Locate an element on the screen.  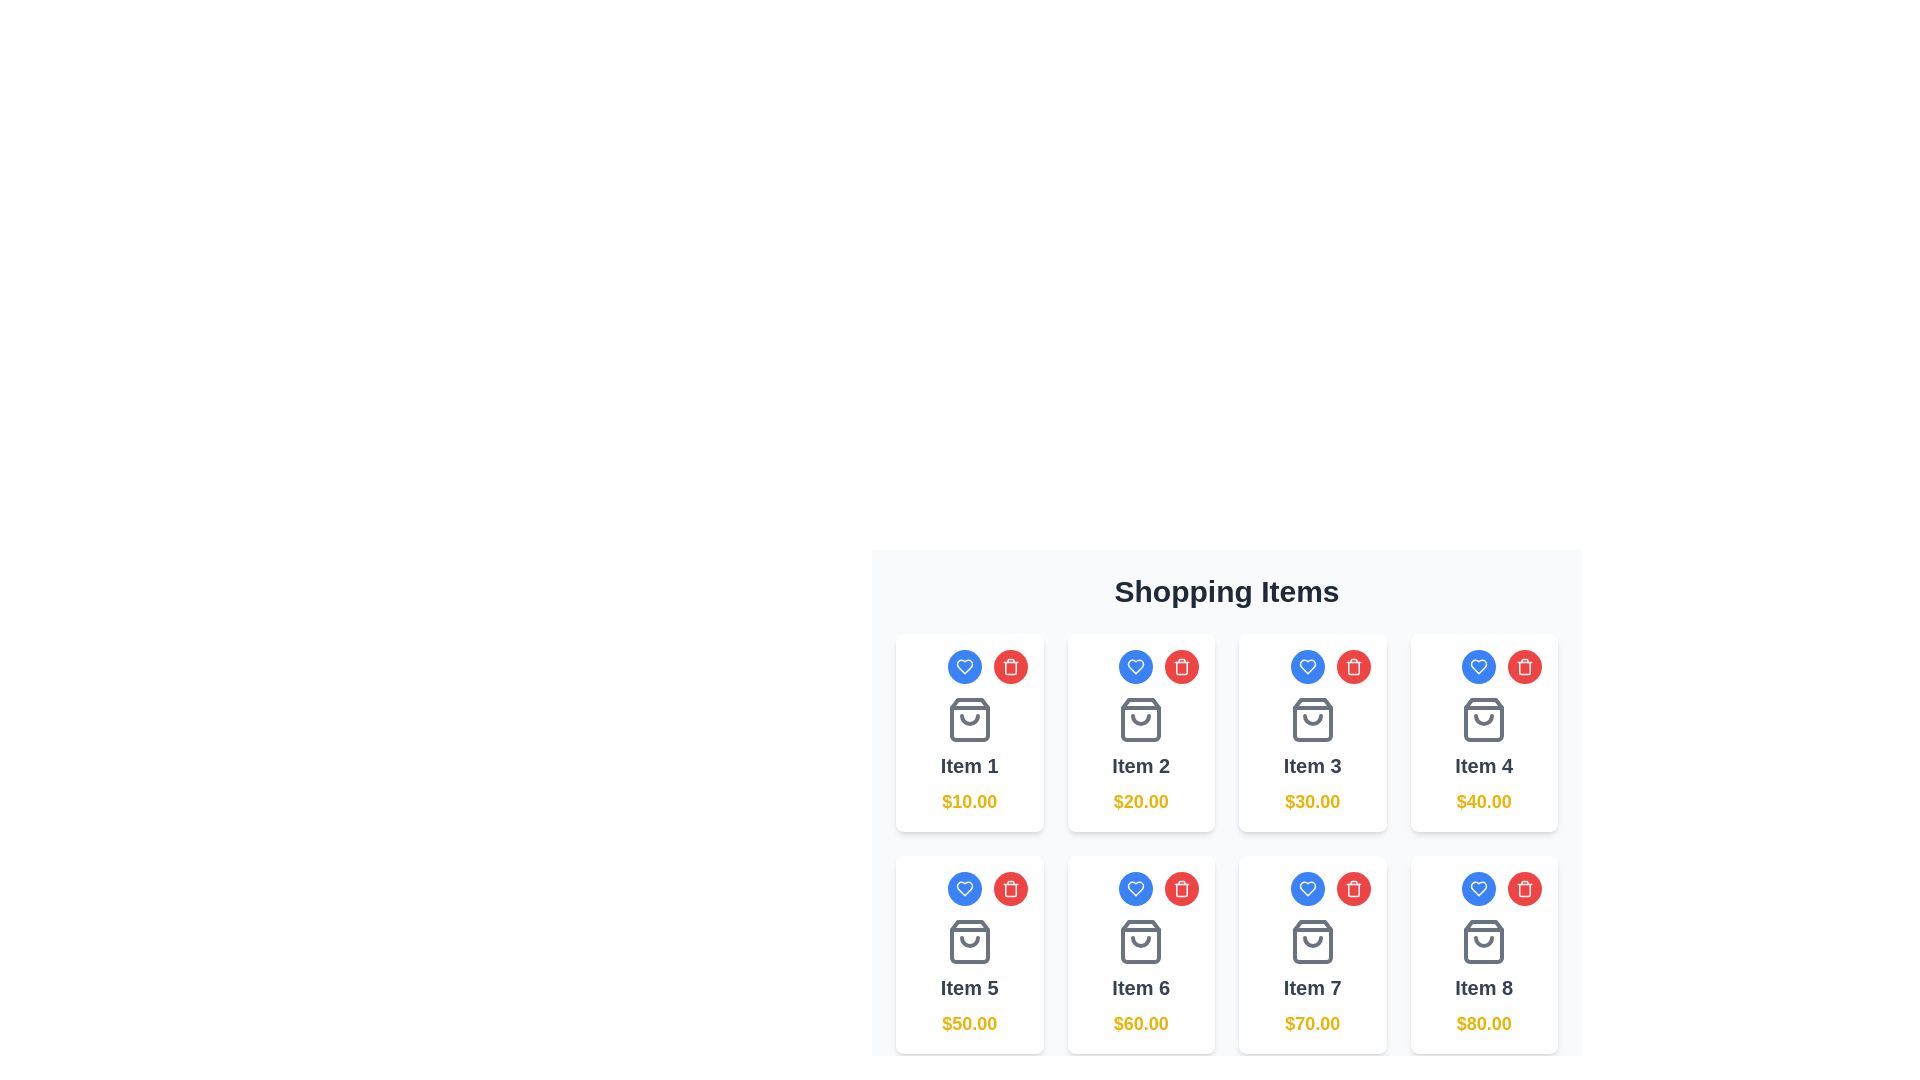
the heart icon within the blue circular button located in the top-left area of the grid item representing 'Item 8' is located at coordinates (1136, 667).